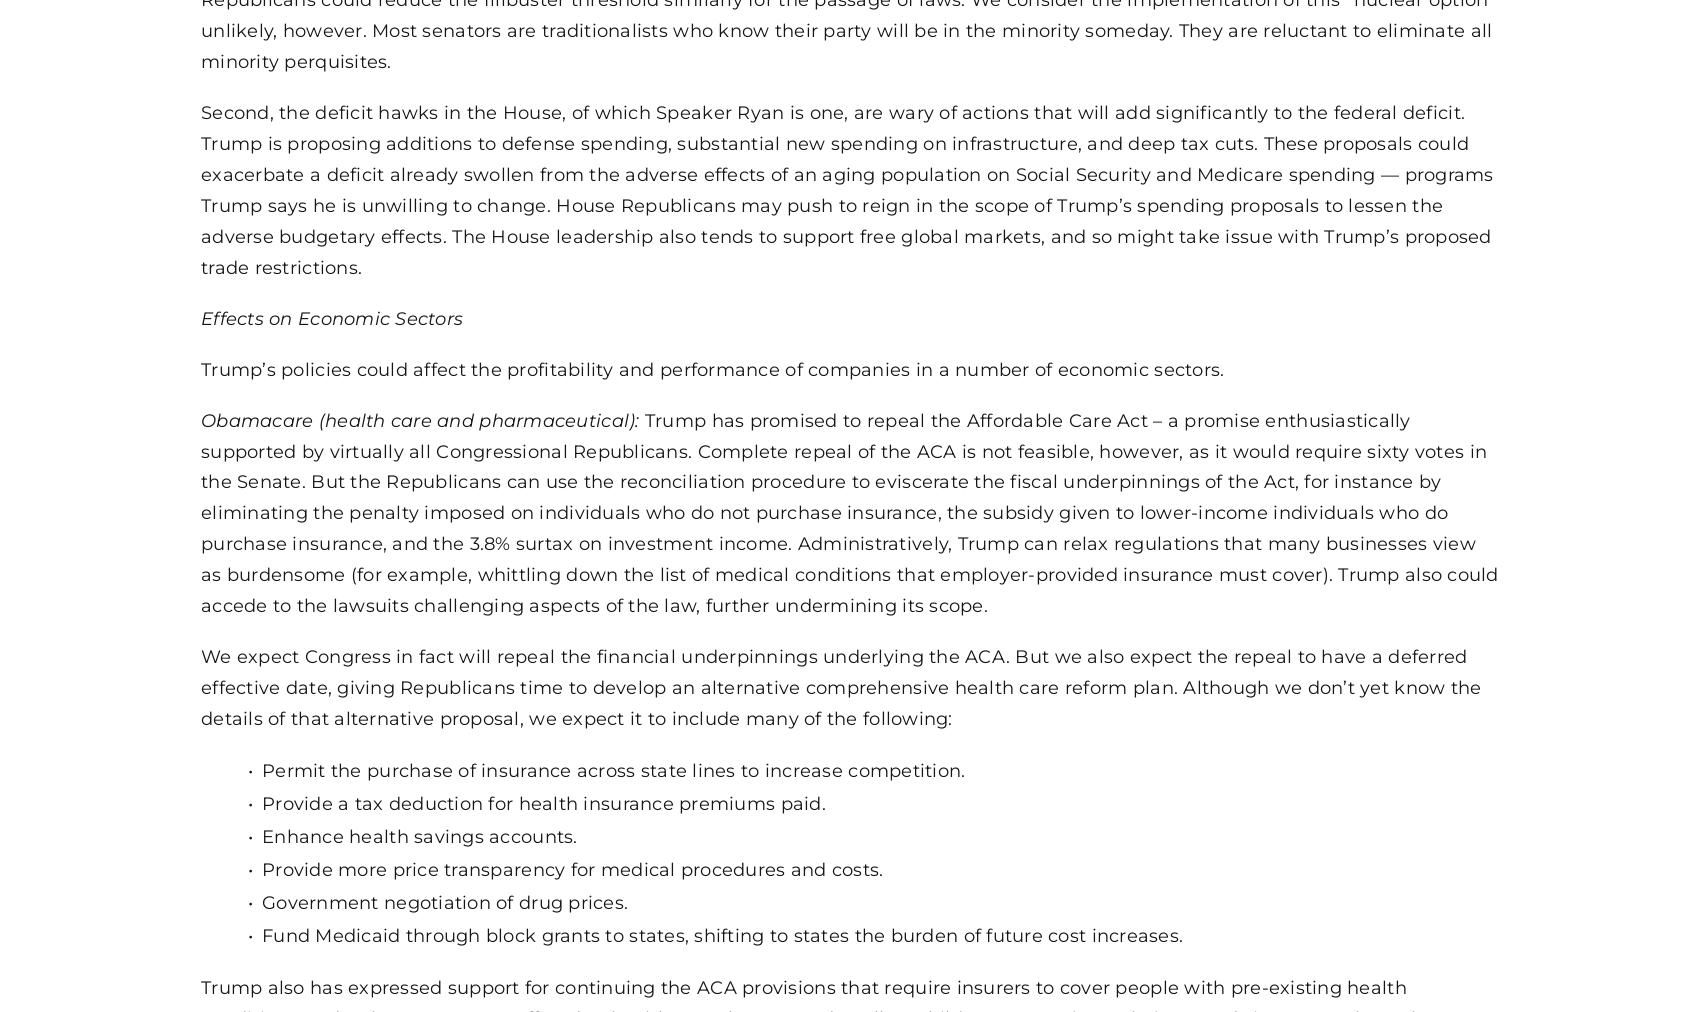 This screenshot has height=1012, width=1702. What do you see at coordinates (572, 866) in the screenshot?
I see `'Provide more price transparency for medical procedures and costs.'` at bounding box center [572, 866].